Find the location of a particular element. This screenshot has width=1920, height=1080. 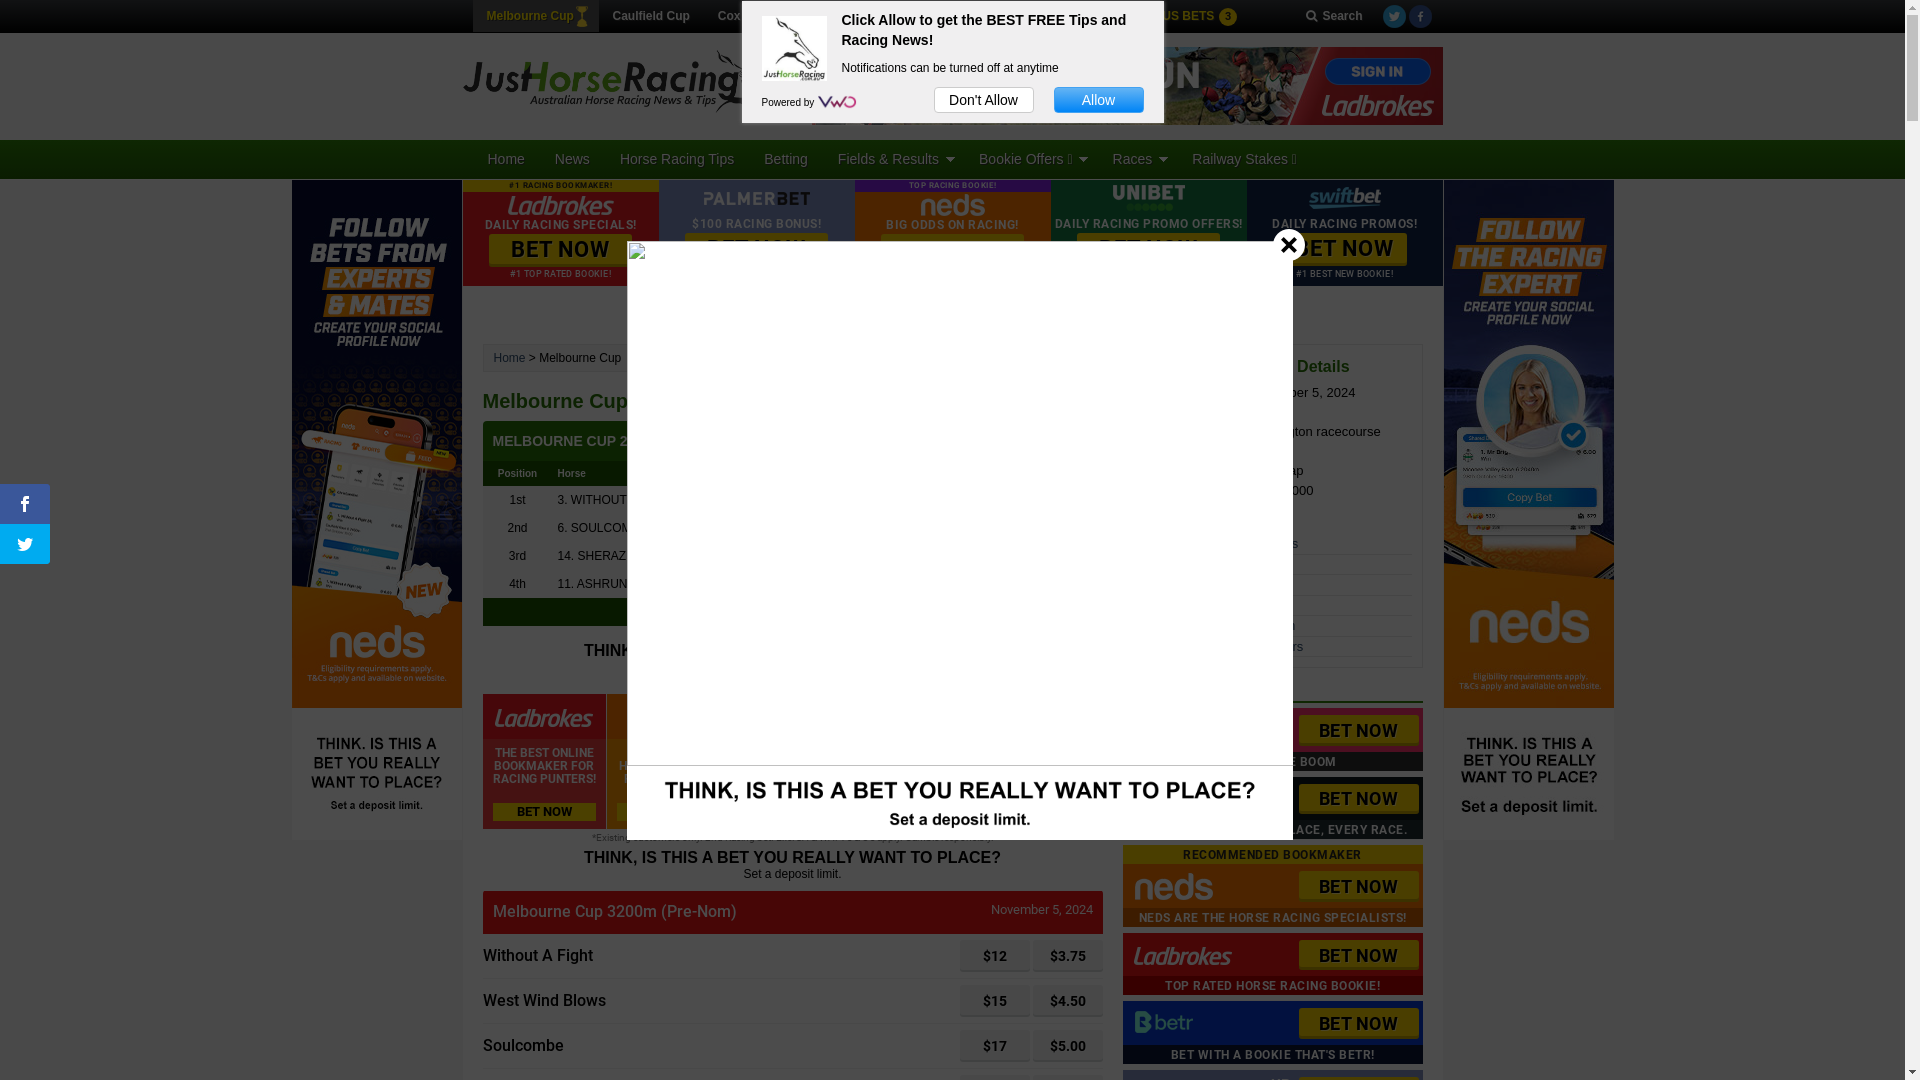

'Home' is located at coordinates (505, 157).